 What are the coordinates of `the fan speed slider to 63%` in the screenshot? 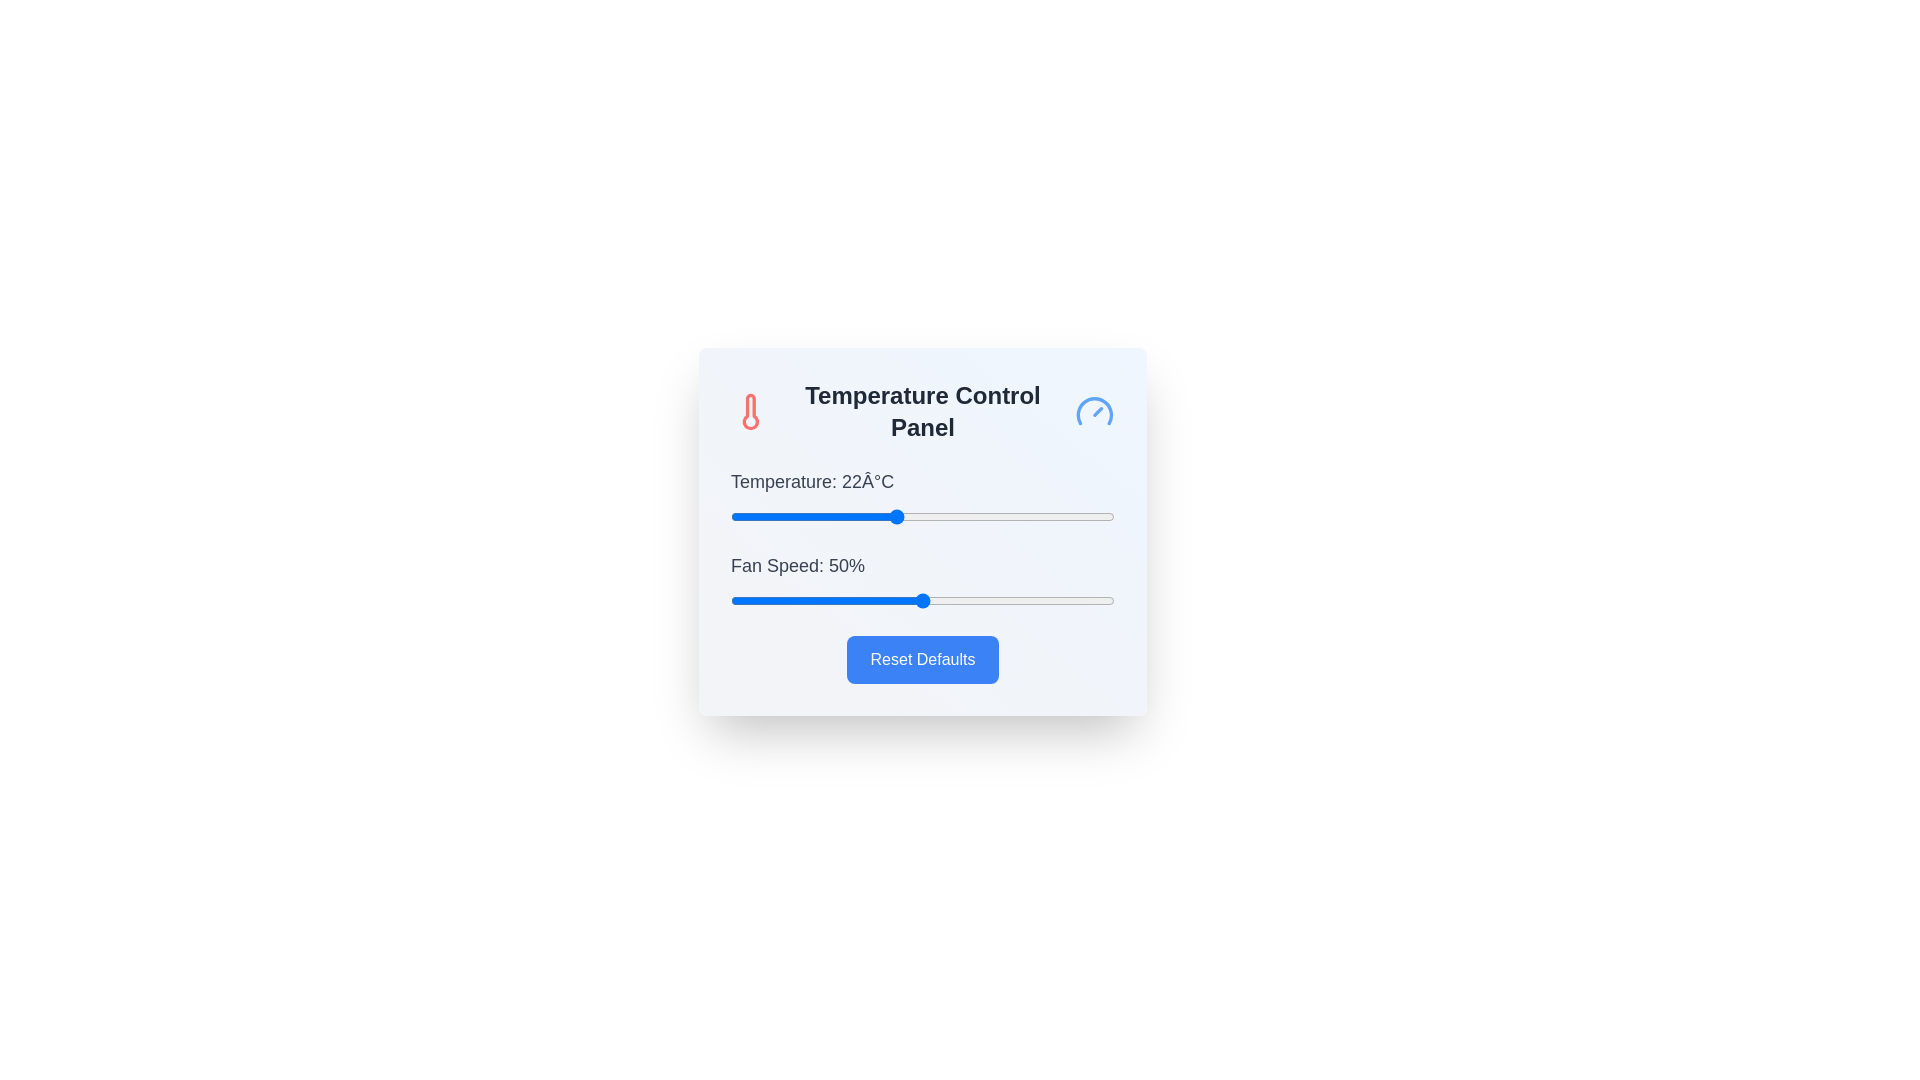 It's located at (972, 600).